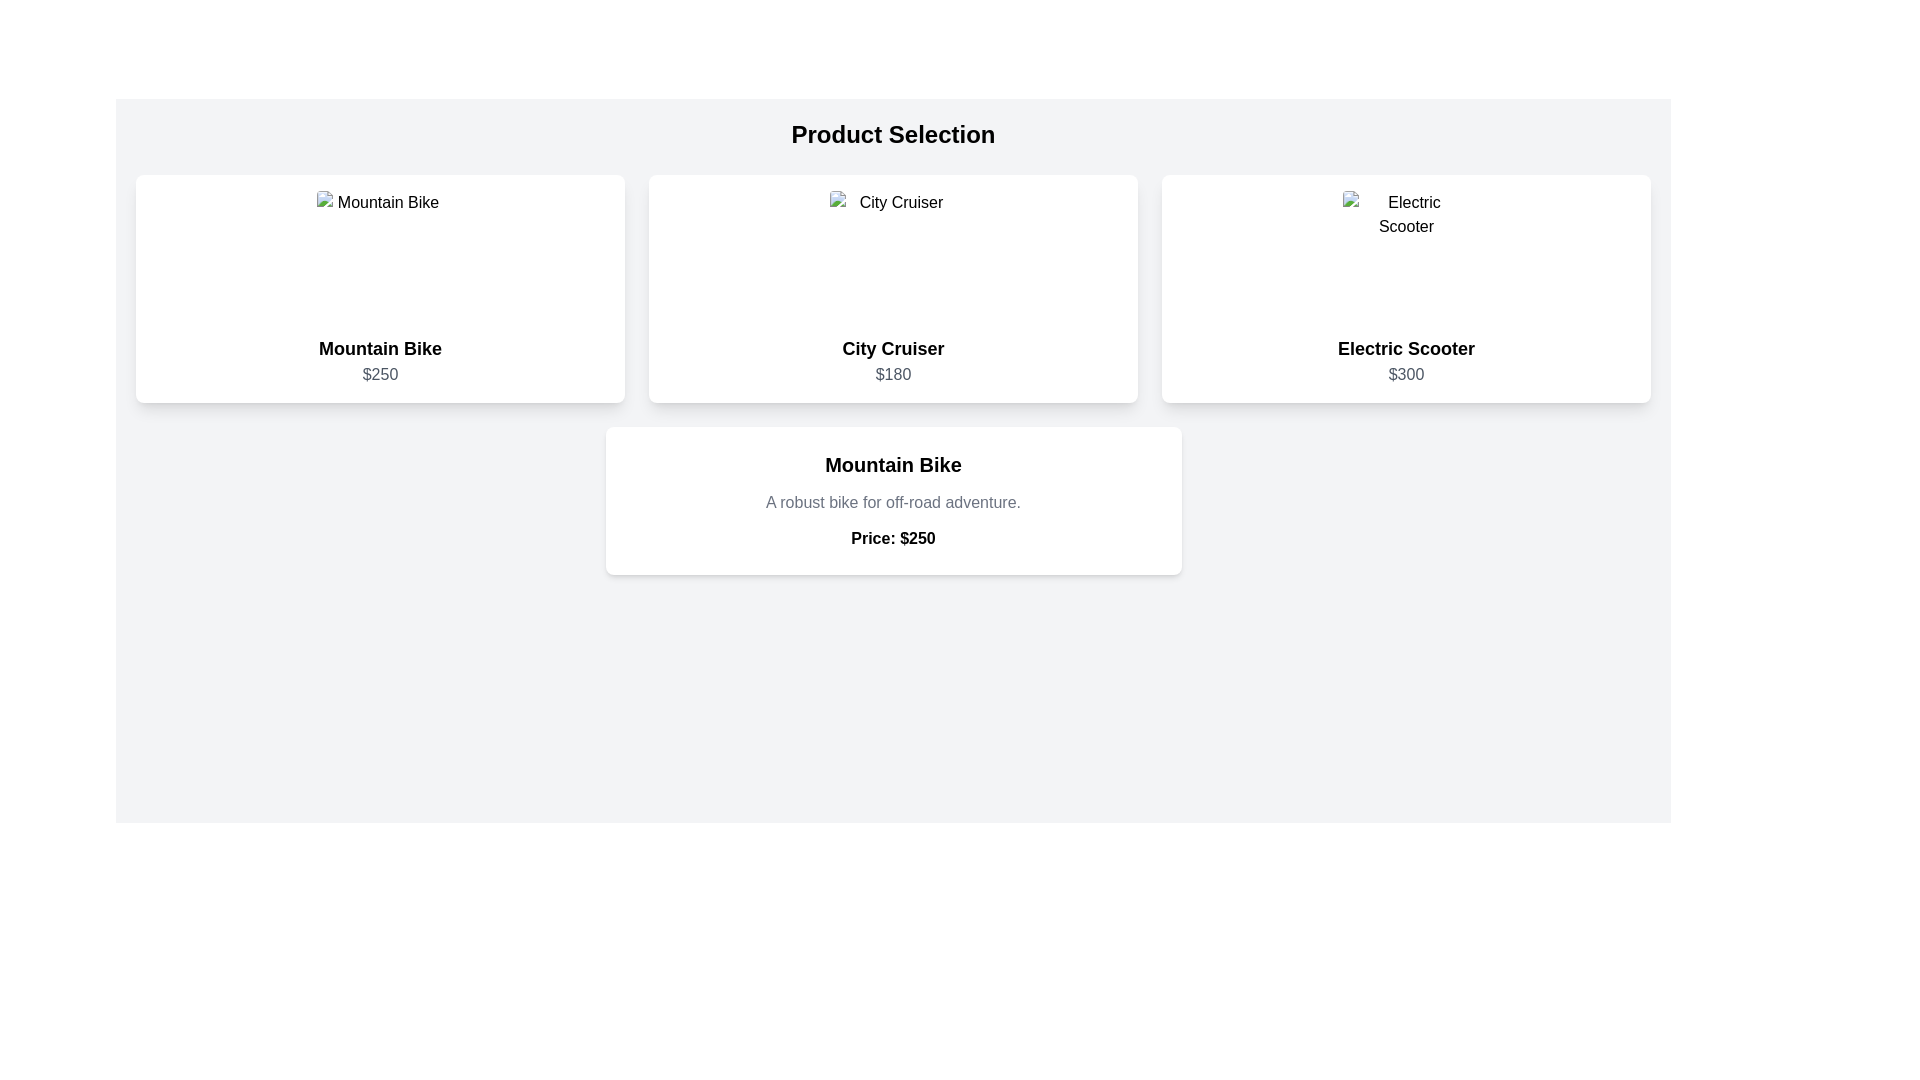 The width and height of the screenshot is (1920, 1080). Describe the element at coordinates (892, 289) in the screenshot. I see `the informational panel labeled 'City Cruiser' which displays the title 'City Cruiser' and the price '$180', positioned centrally in the middle column of a horizontally aligned grid layout` at that location.